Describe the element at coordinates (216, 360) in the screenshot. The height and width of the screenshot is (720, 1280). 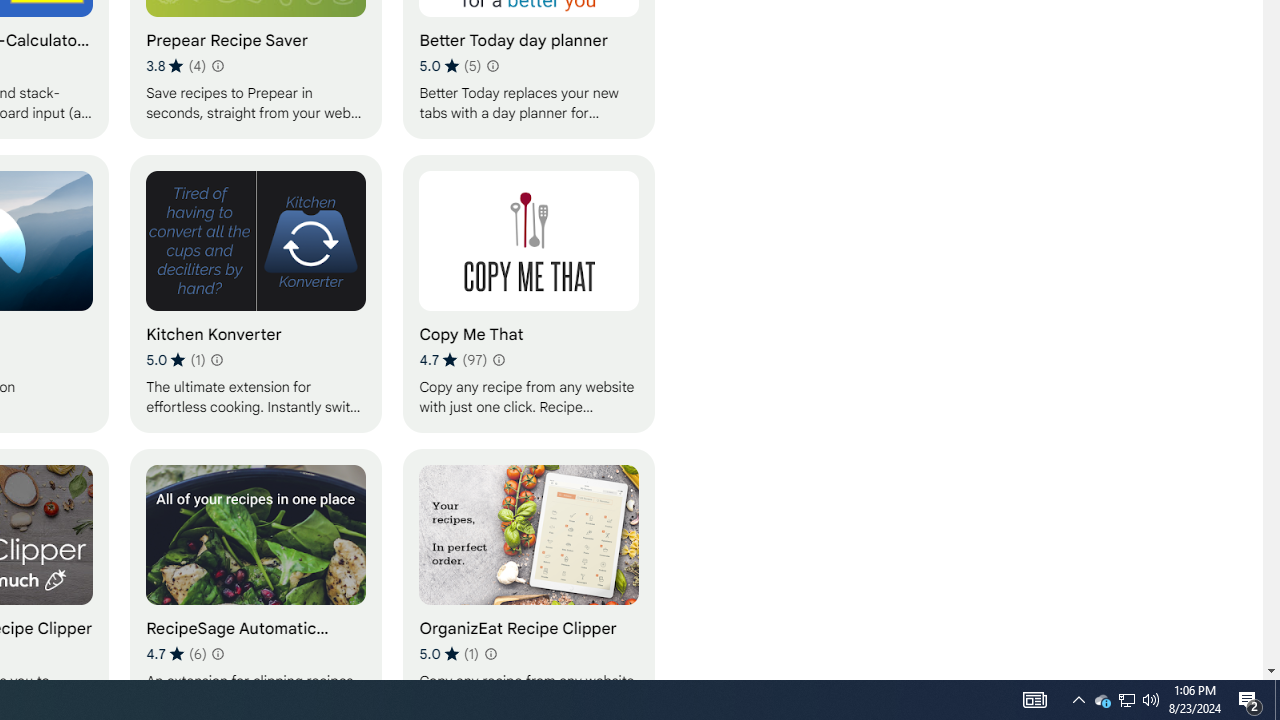
I see `'Learn more about results and reviews "Kitchen Konverter"'` at that location.